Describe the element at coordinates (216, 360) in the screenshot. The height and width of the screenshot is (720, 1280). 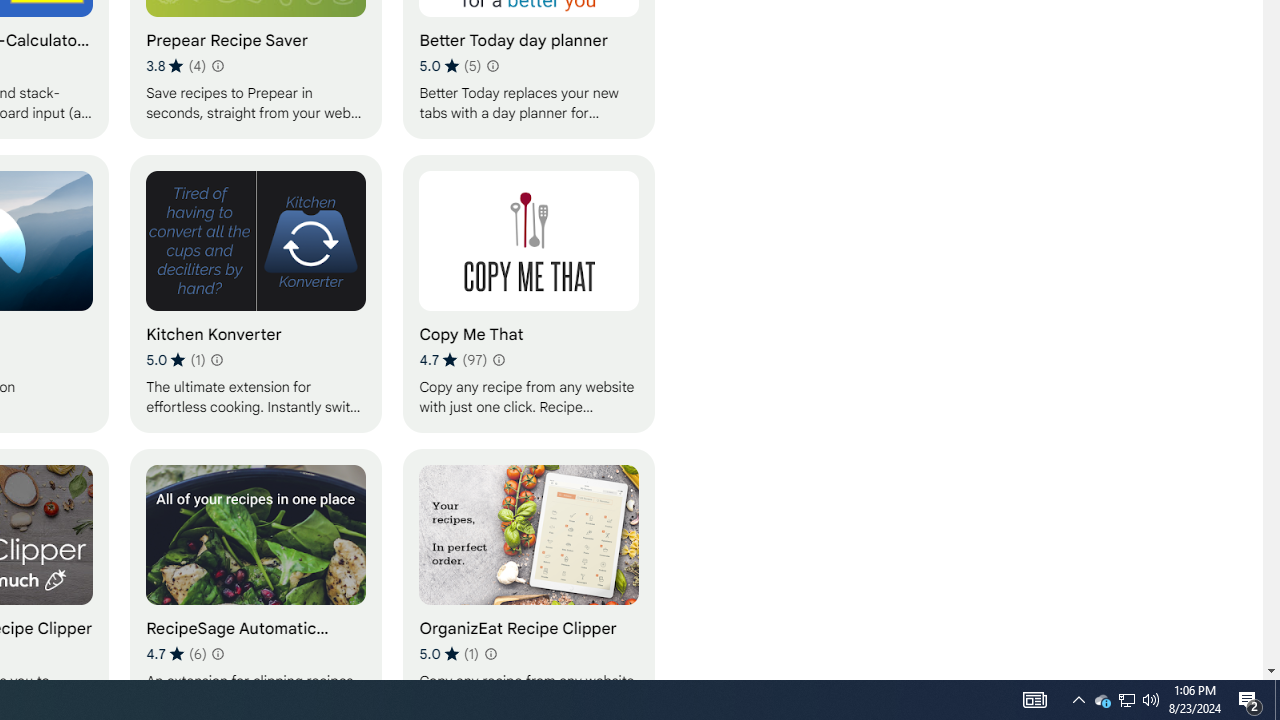
I see `'Learn more about results and reviews "Kitchen Konverter"'` at that location.